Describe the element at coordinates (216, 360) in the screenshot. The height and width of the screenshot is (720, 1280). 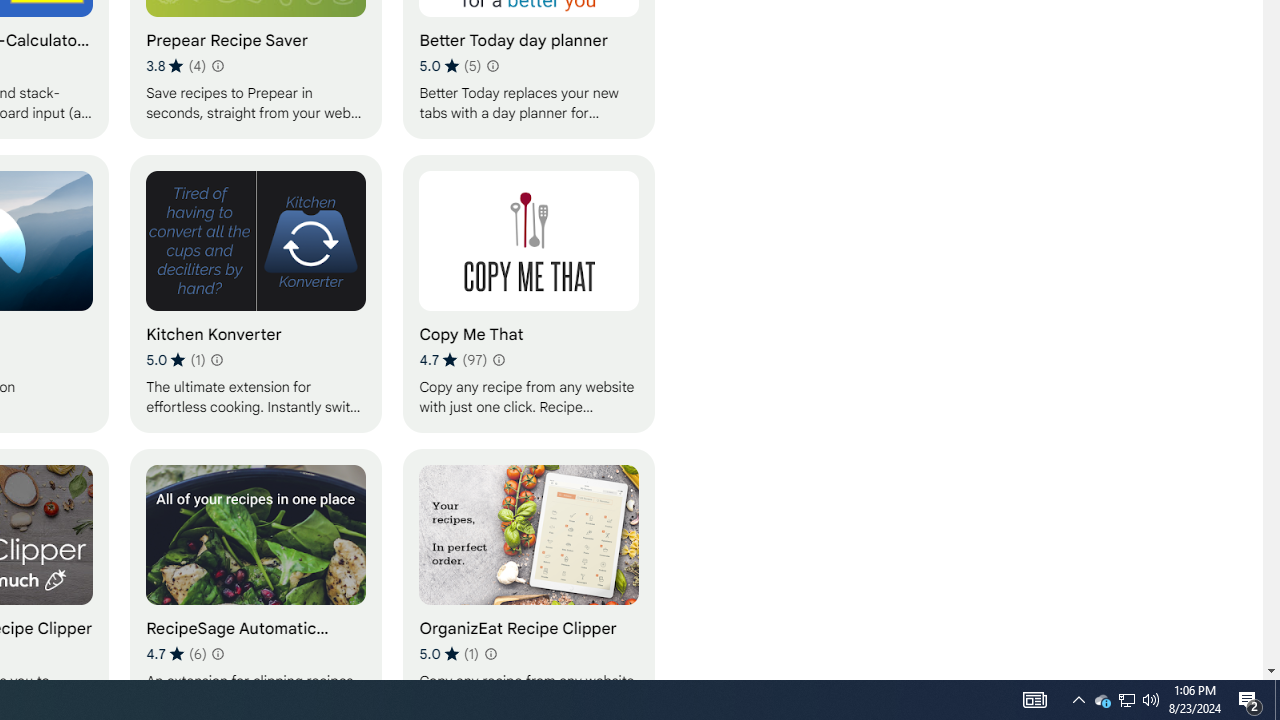
I see `'Learn more about results and reviews "Kitchen Konverter"'` at that location.